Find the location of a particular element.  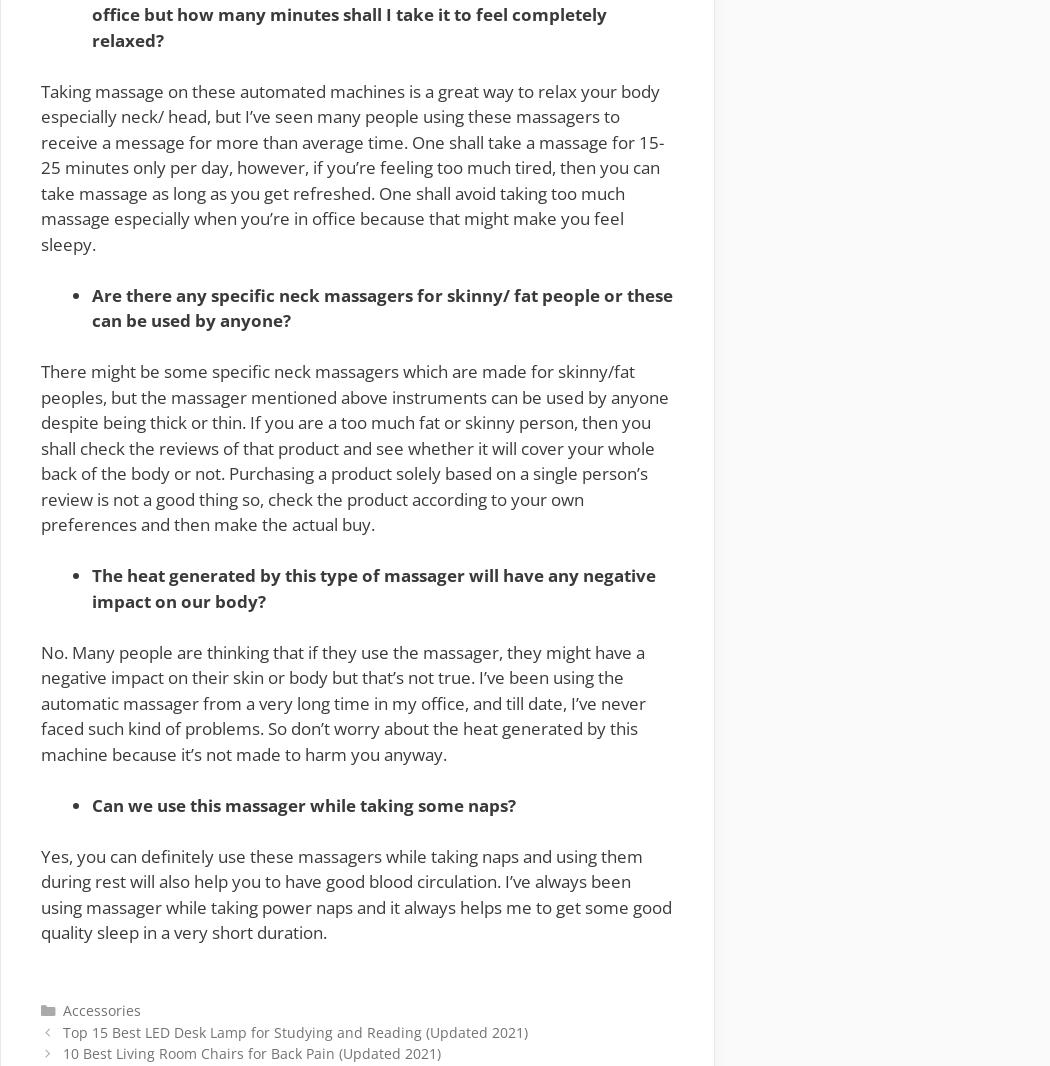

'Top 15 Best LED Desk Lamp for Studying and Reading (Updated 2021)' is located at coordinates (293, 1031).